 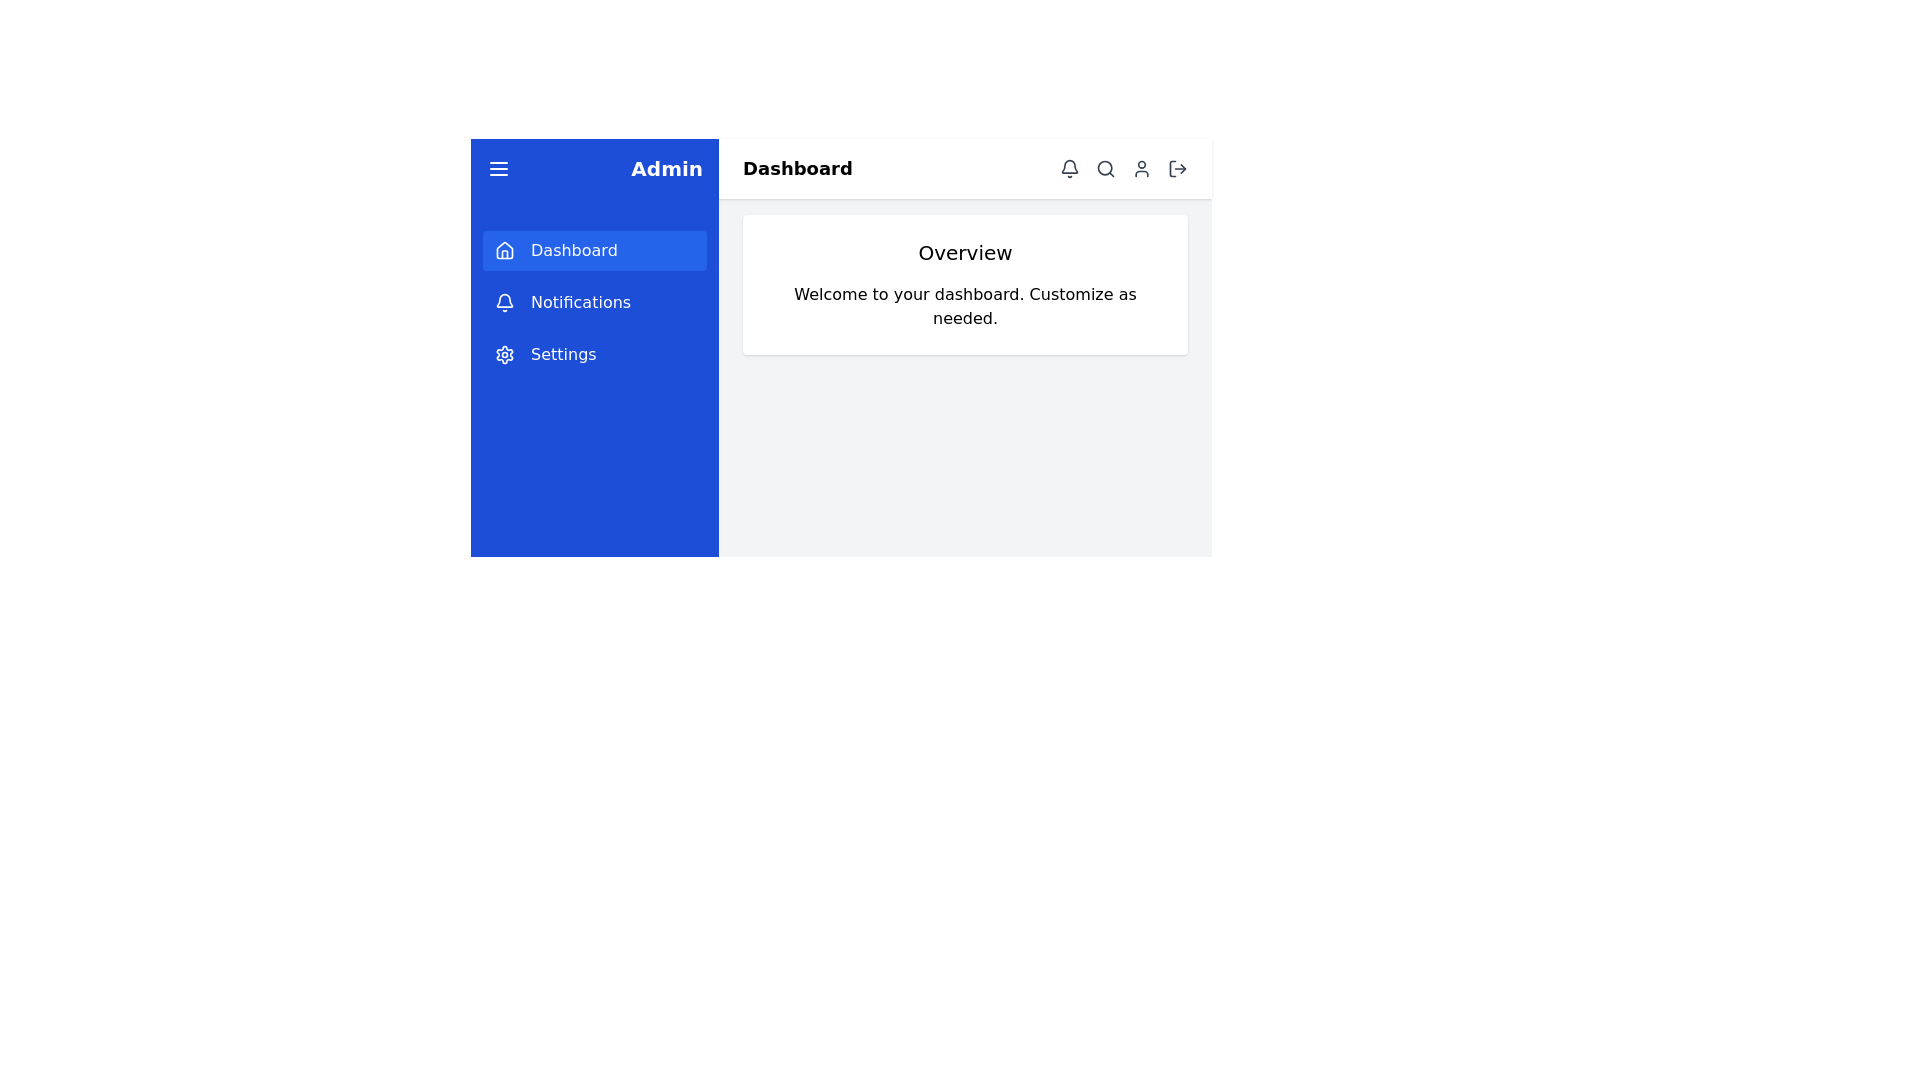 What do you see at coordinates (1104, 167) in the screenshot?
I see `the circular component of the search icon located in the top-right header section of the interface` at bounding box center [1104, 167].